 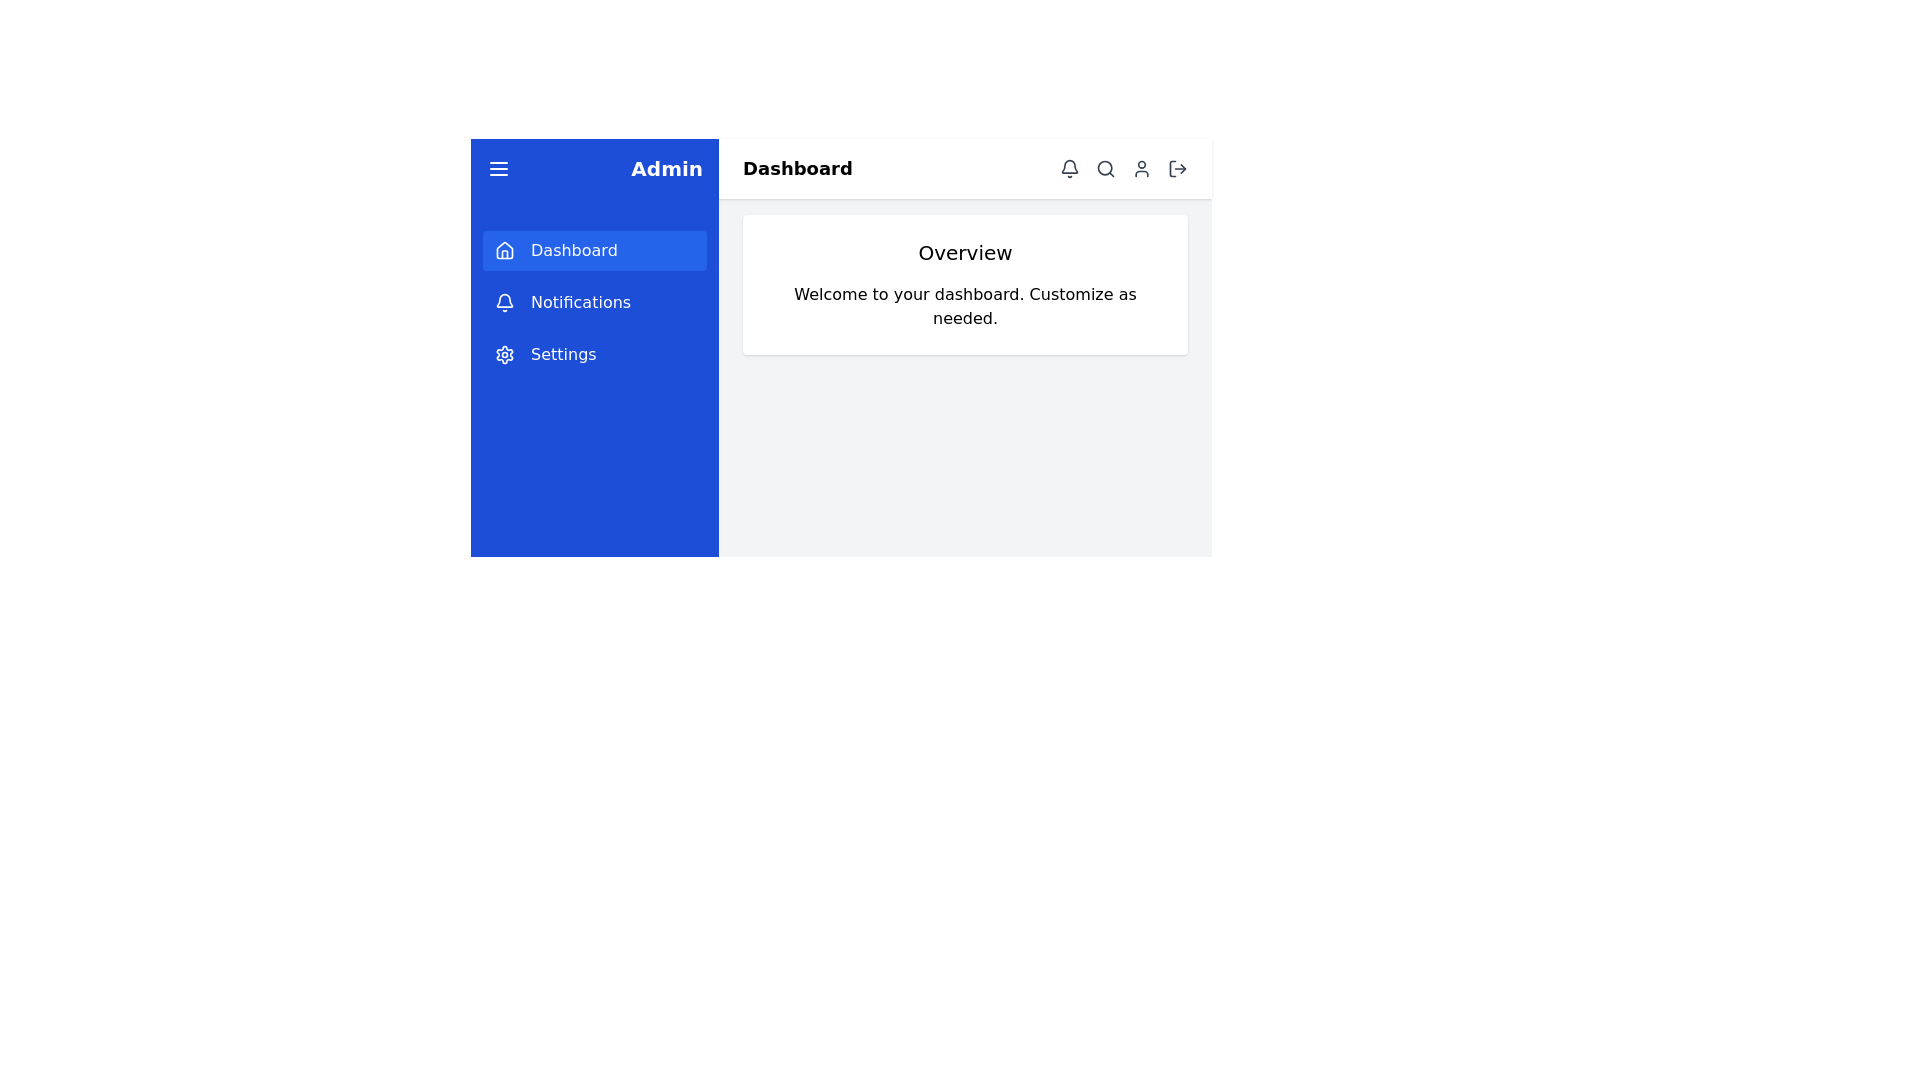 What do you see at coordinates (1104, 167) in the screenshot?
I see `the circular component of the search icon located in the top-right header section of the interface` at bounding box center [1104, 167].